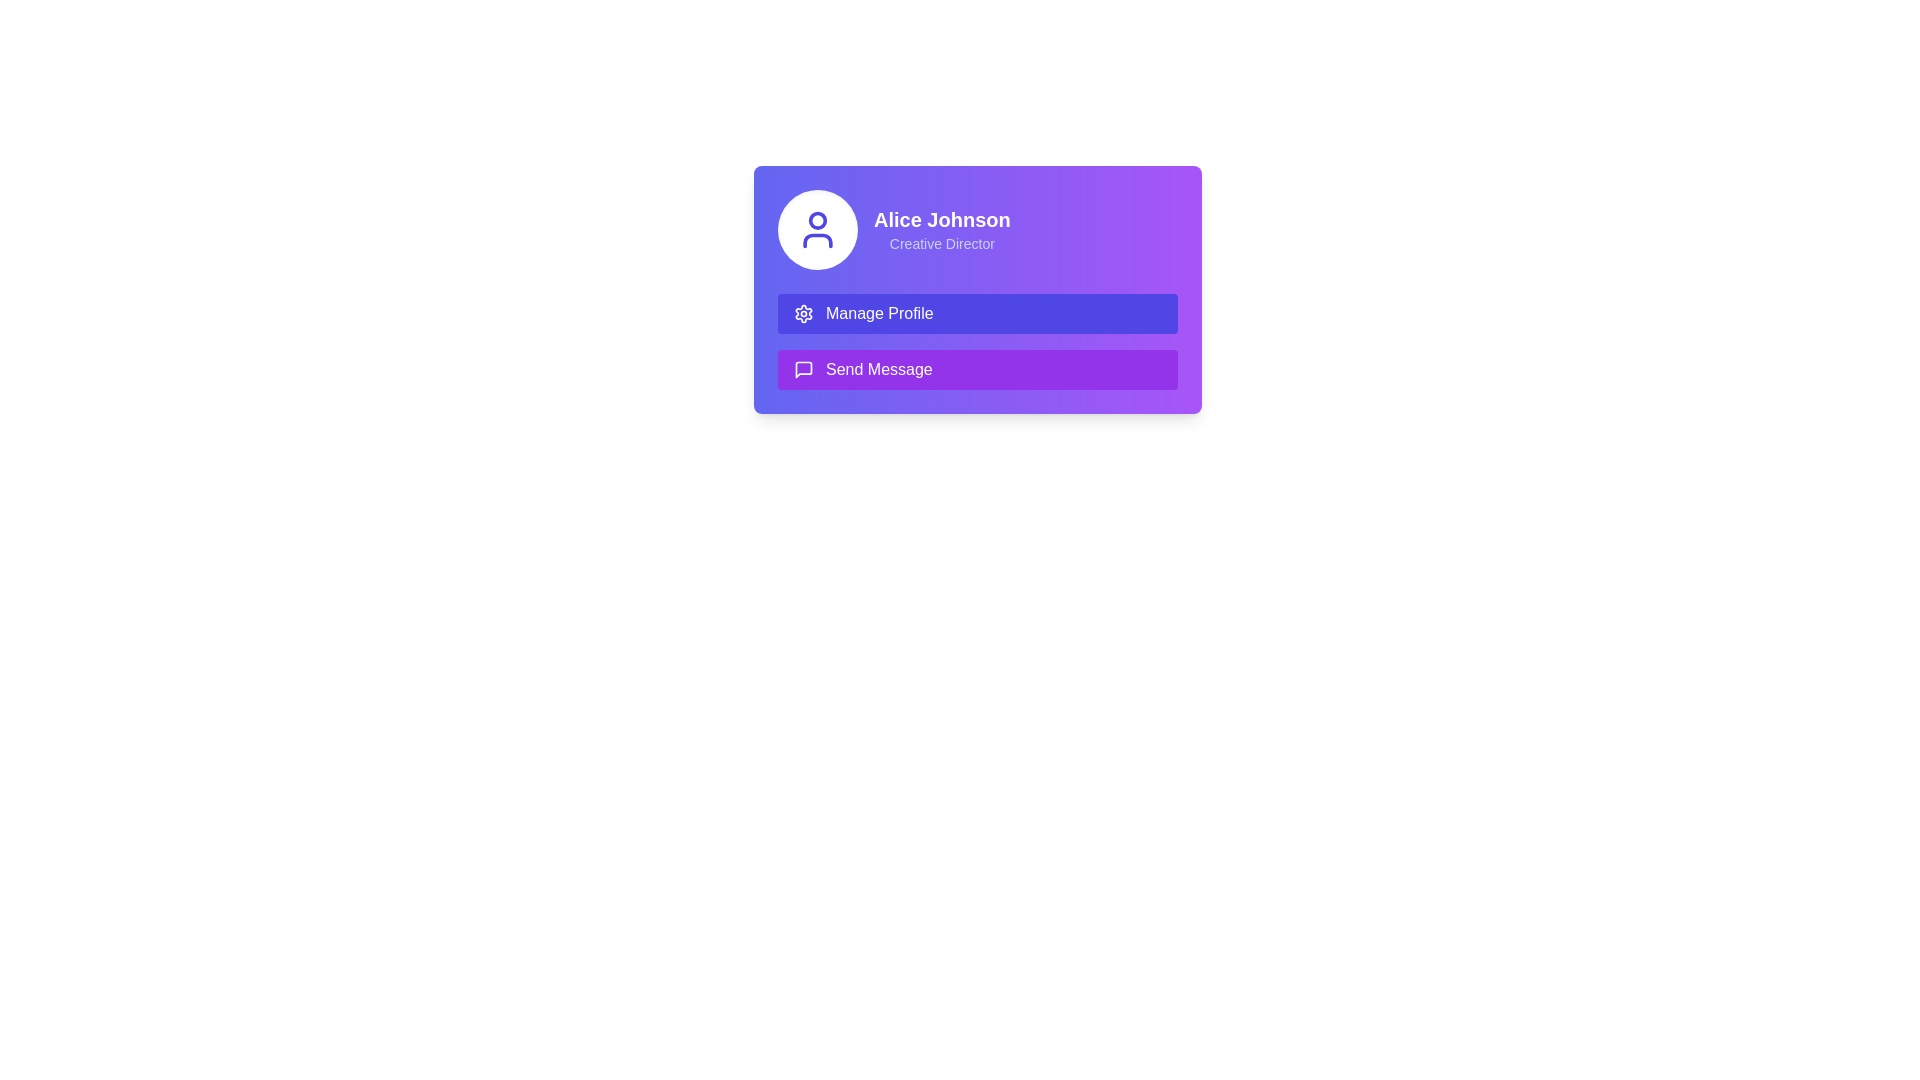 The width and height of the screenshot is (1920, 1080). What do you see at coordinates (941, 242) in the screenshot?
I see `the text label displaying the job title 'Creative Director', which is positioned directly beneath 'Alice Johnson' and styled in light indigo color` at bounding box center [941, 242].